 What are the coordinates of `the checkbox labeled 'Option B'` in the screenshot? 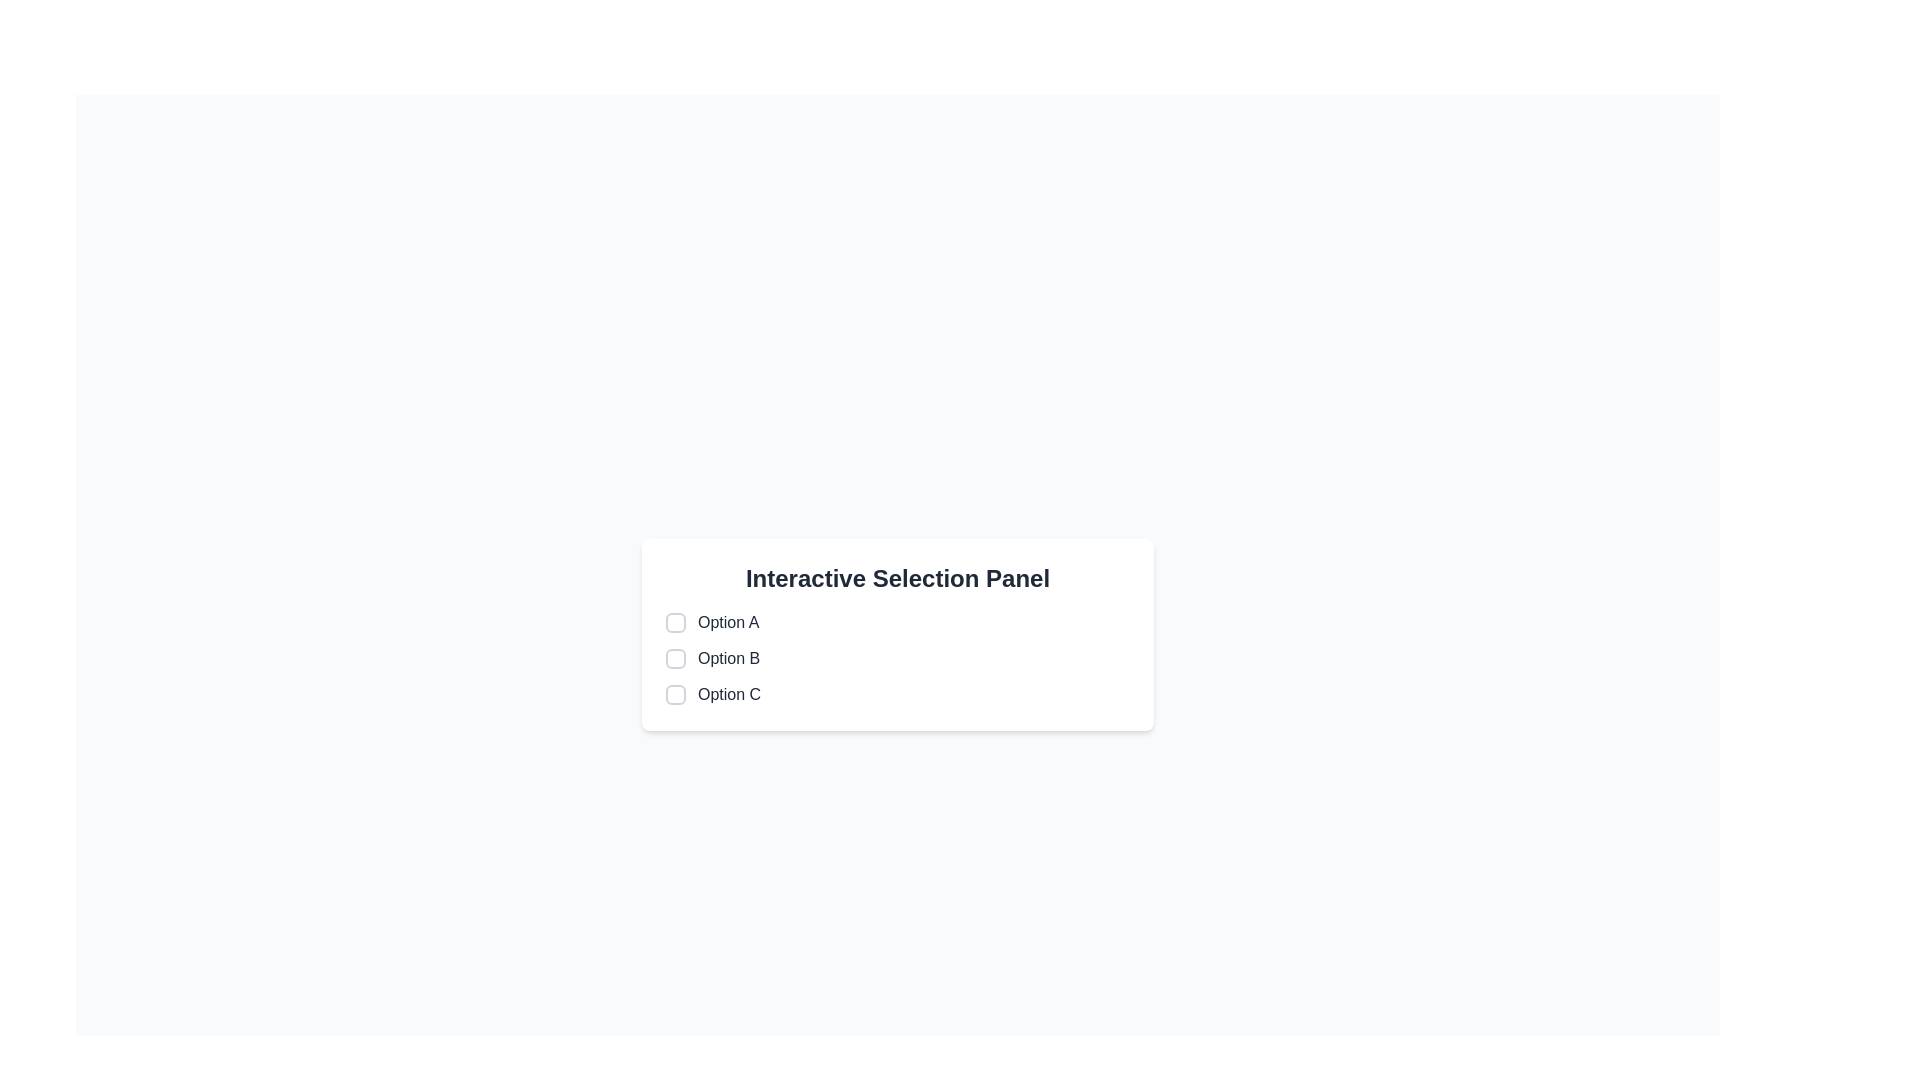 It's located at (896, 659).